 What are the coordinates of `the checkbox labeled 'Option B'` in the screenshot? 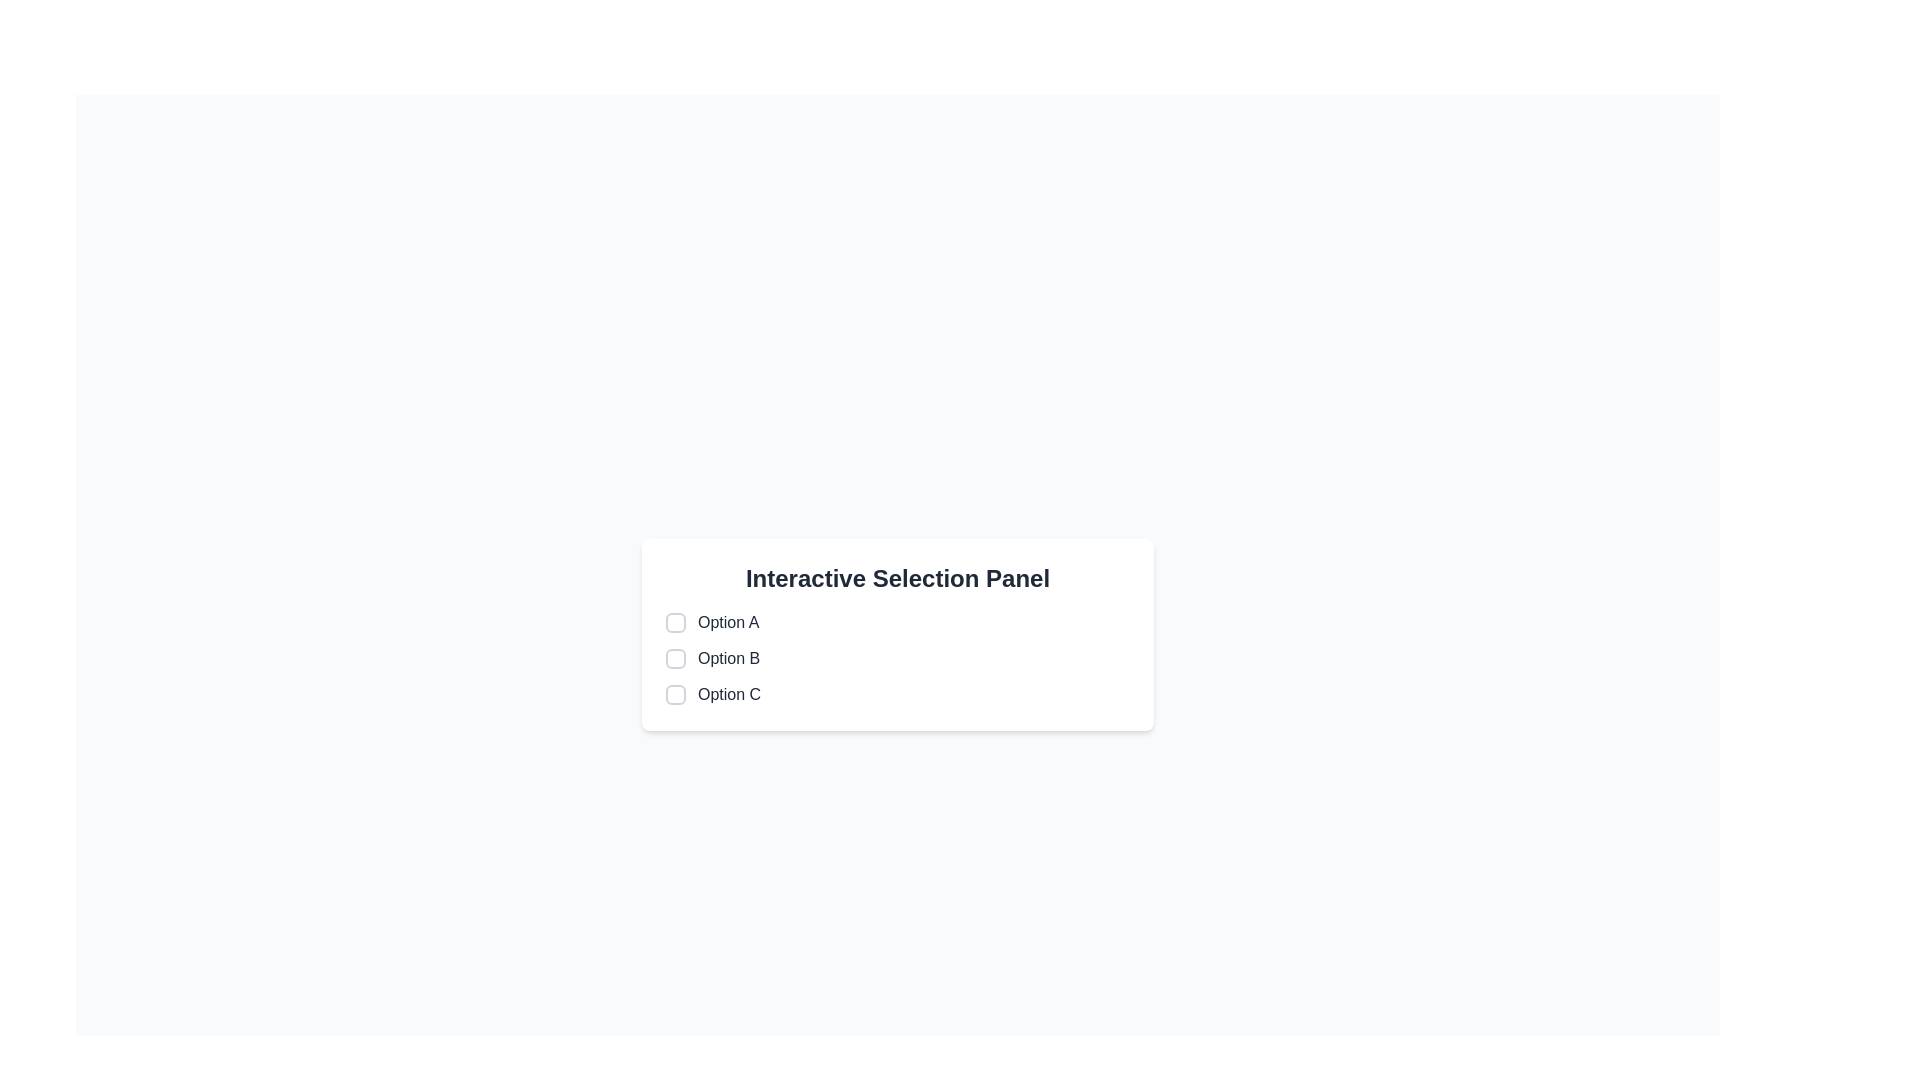 It's located at (896, 659).